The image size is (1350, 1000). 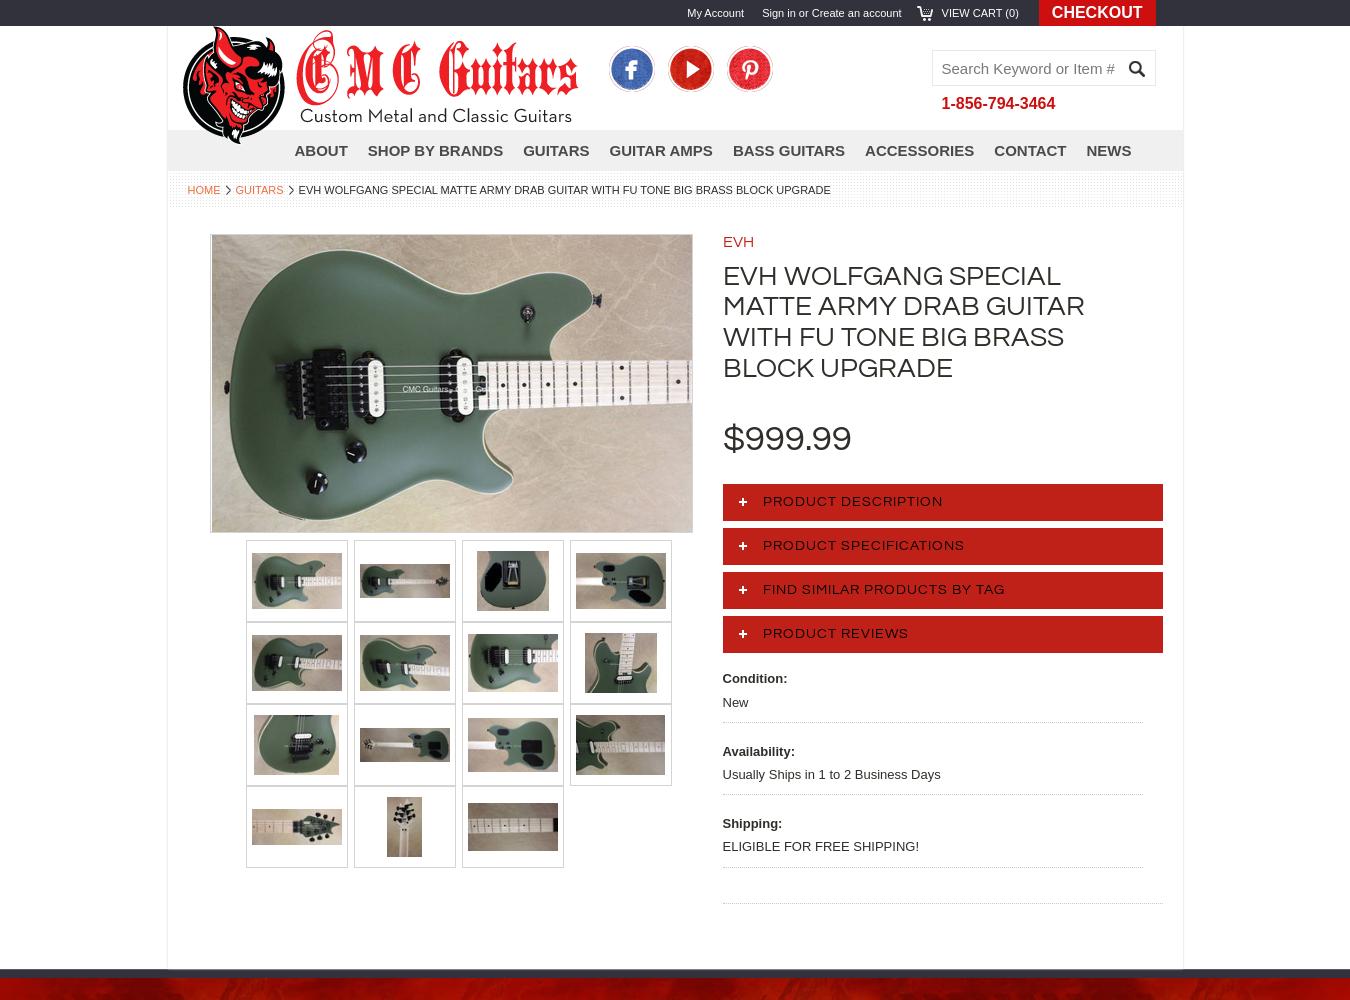 What do you see at coordinates (186, 189) in the screenshot?
I see `'Home'` at bounding box center [186, 189].